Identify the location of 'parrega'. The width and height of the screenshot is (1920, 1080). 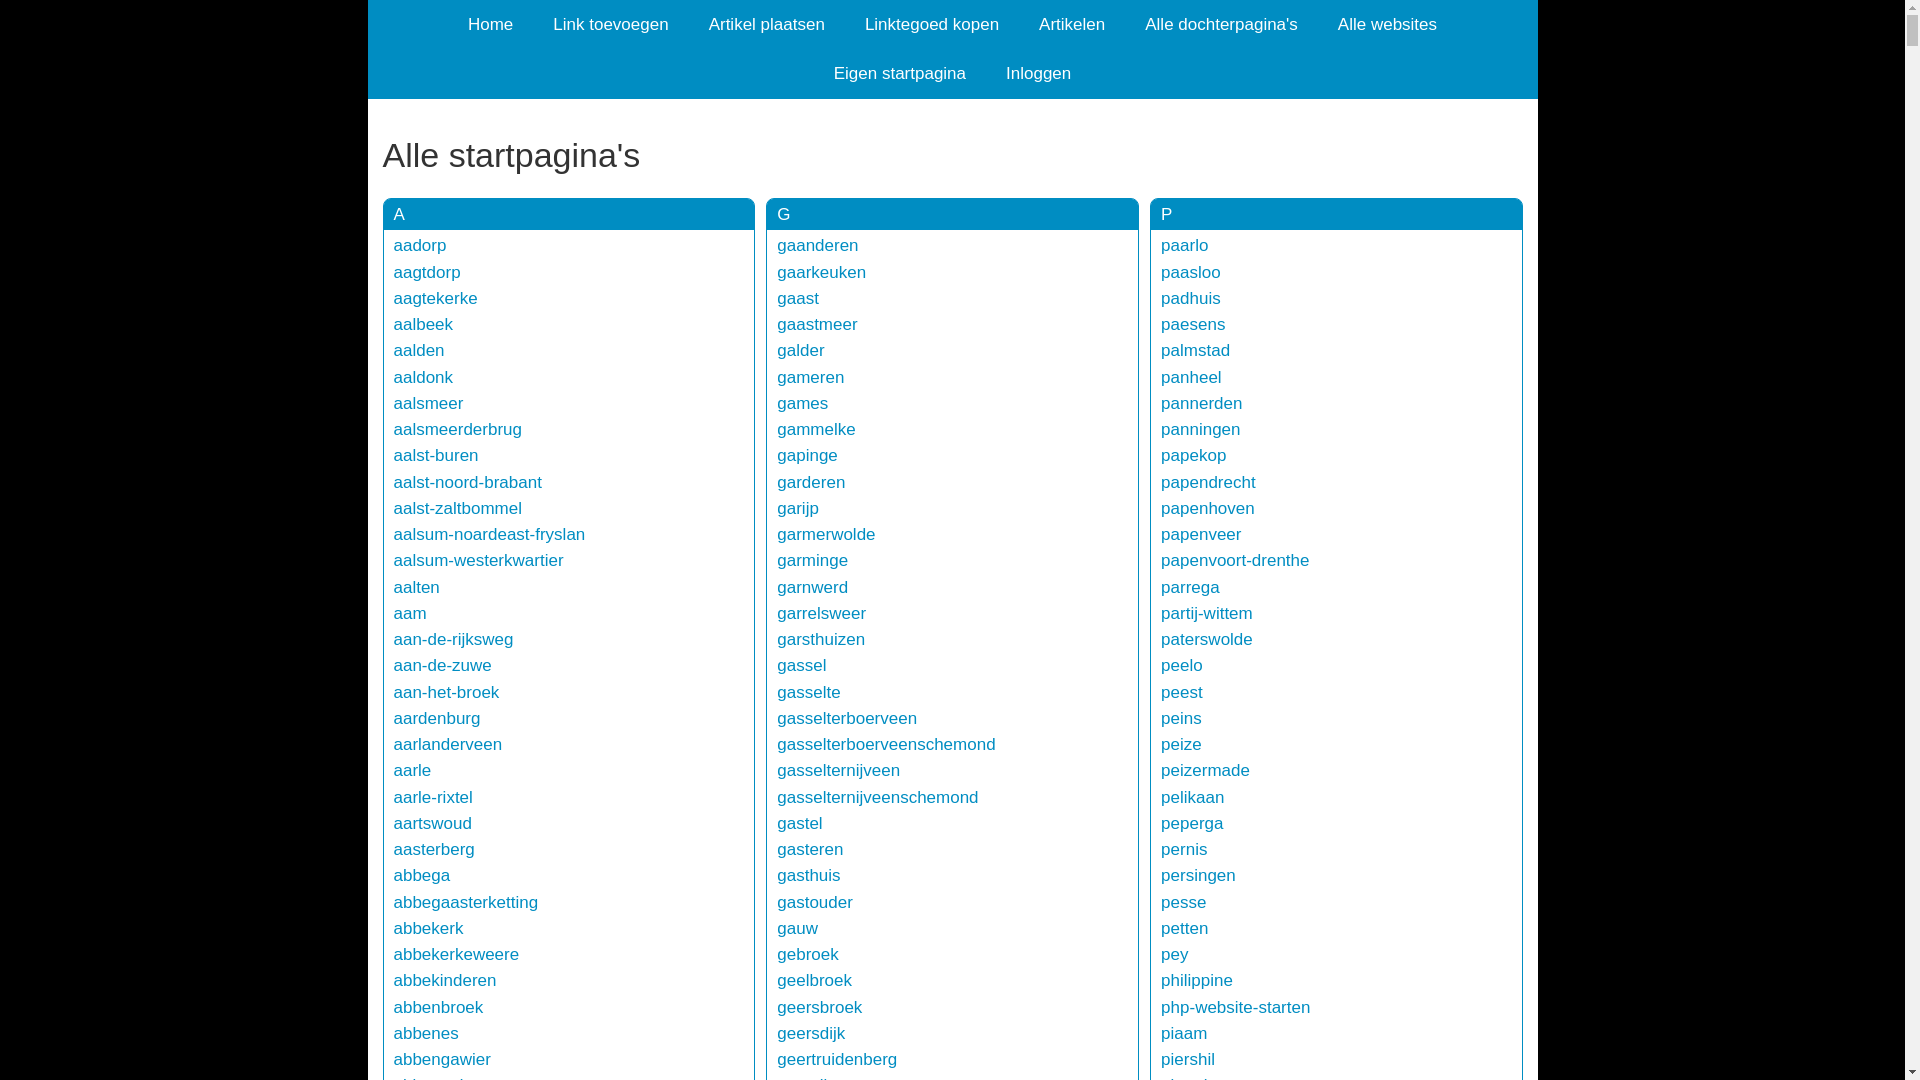
(1161, 586).